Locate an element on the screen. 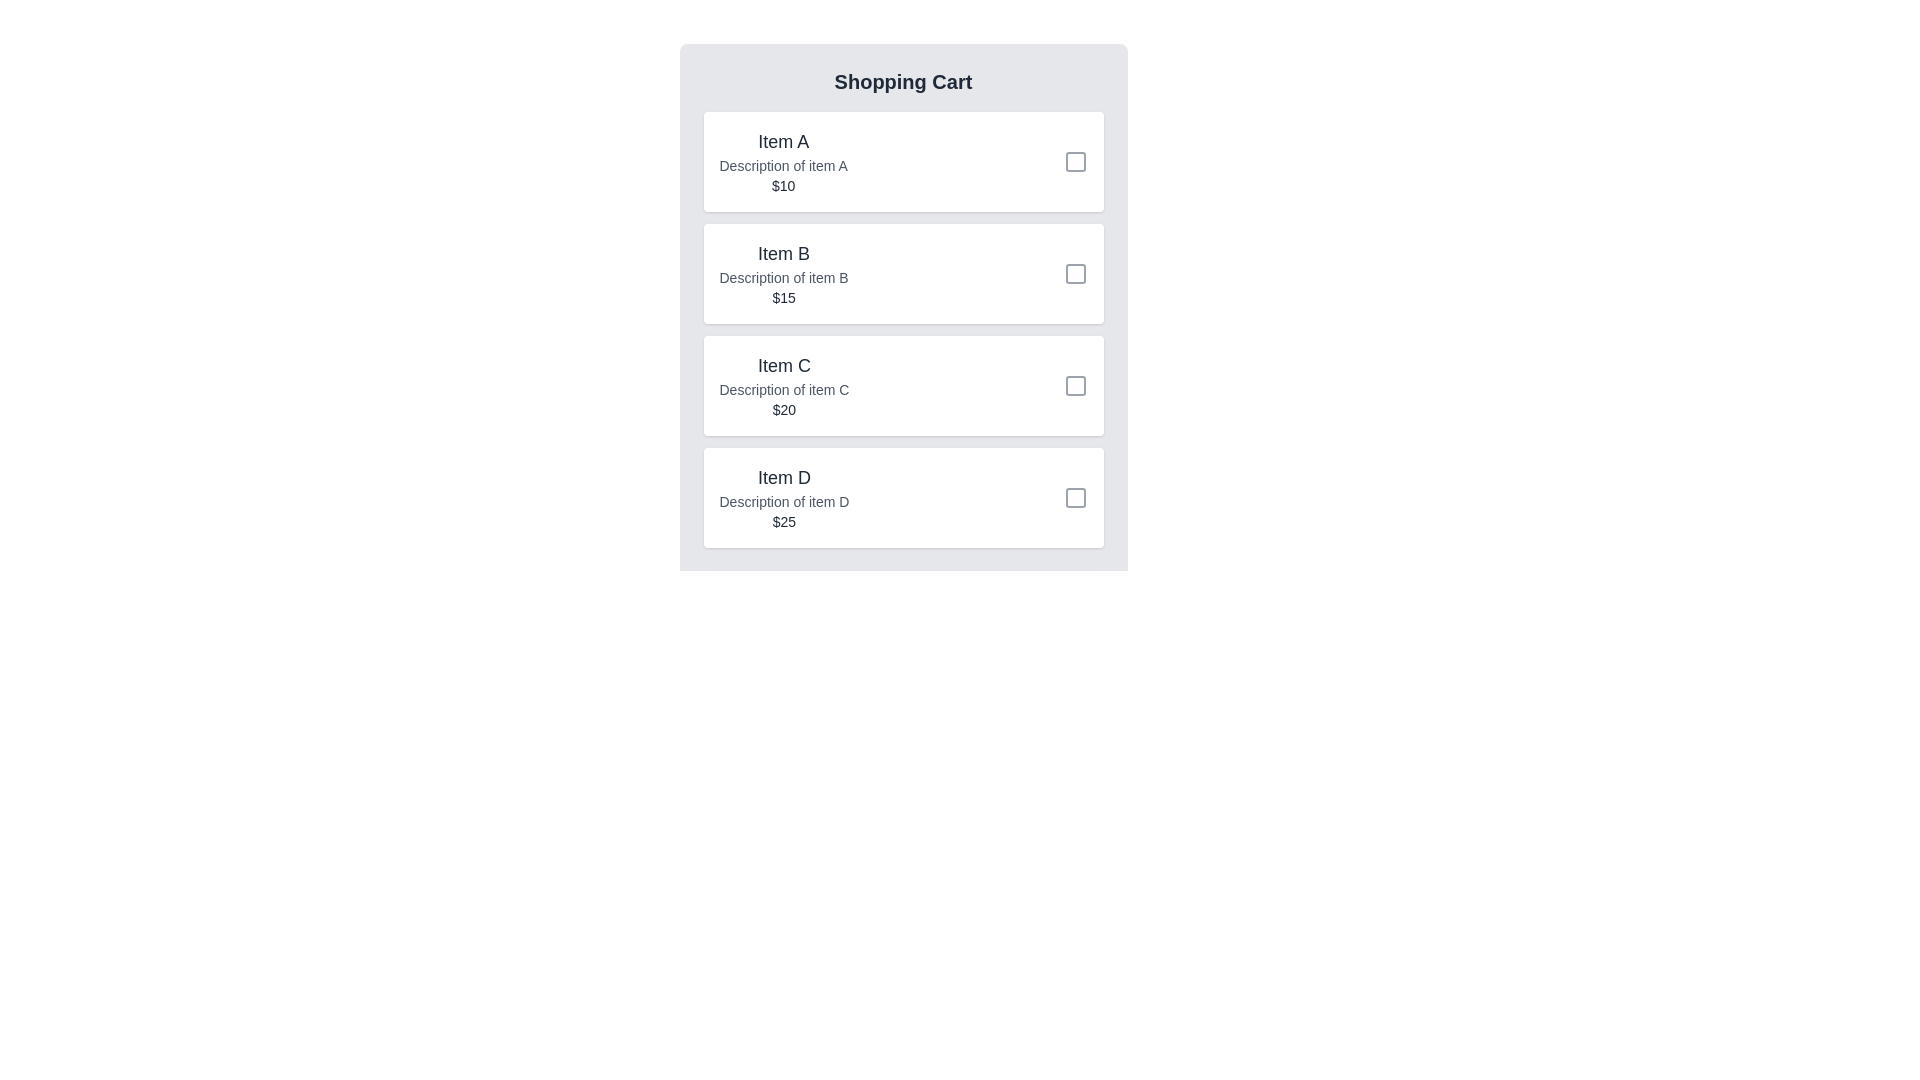 The height and width of the screenshot is (1080, 1920). the composite informational display for 'Item B' is located at coordinates (783, 273).